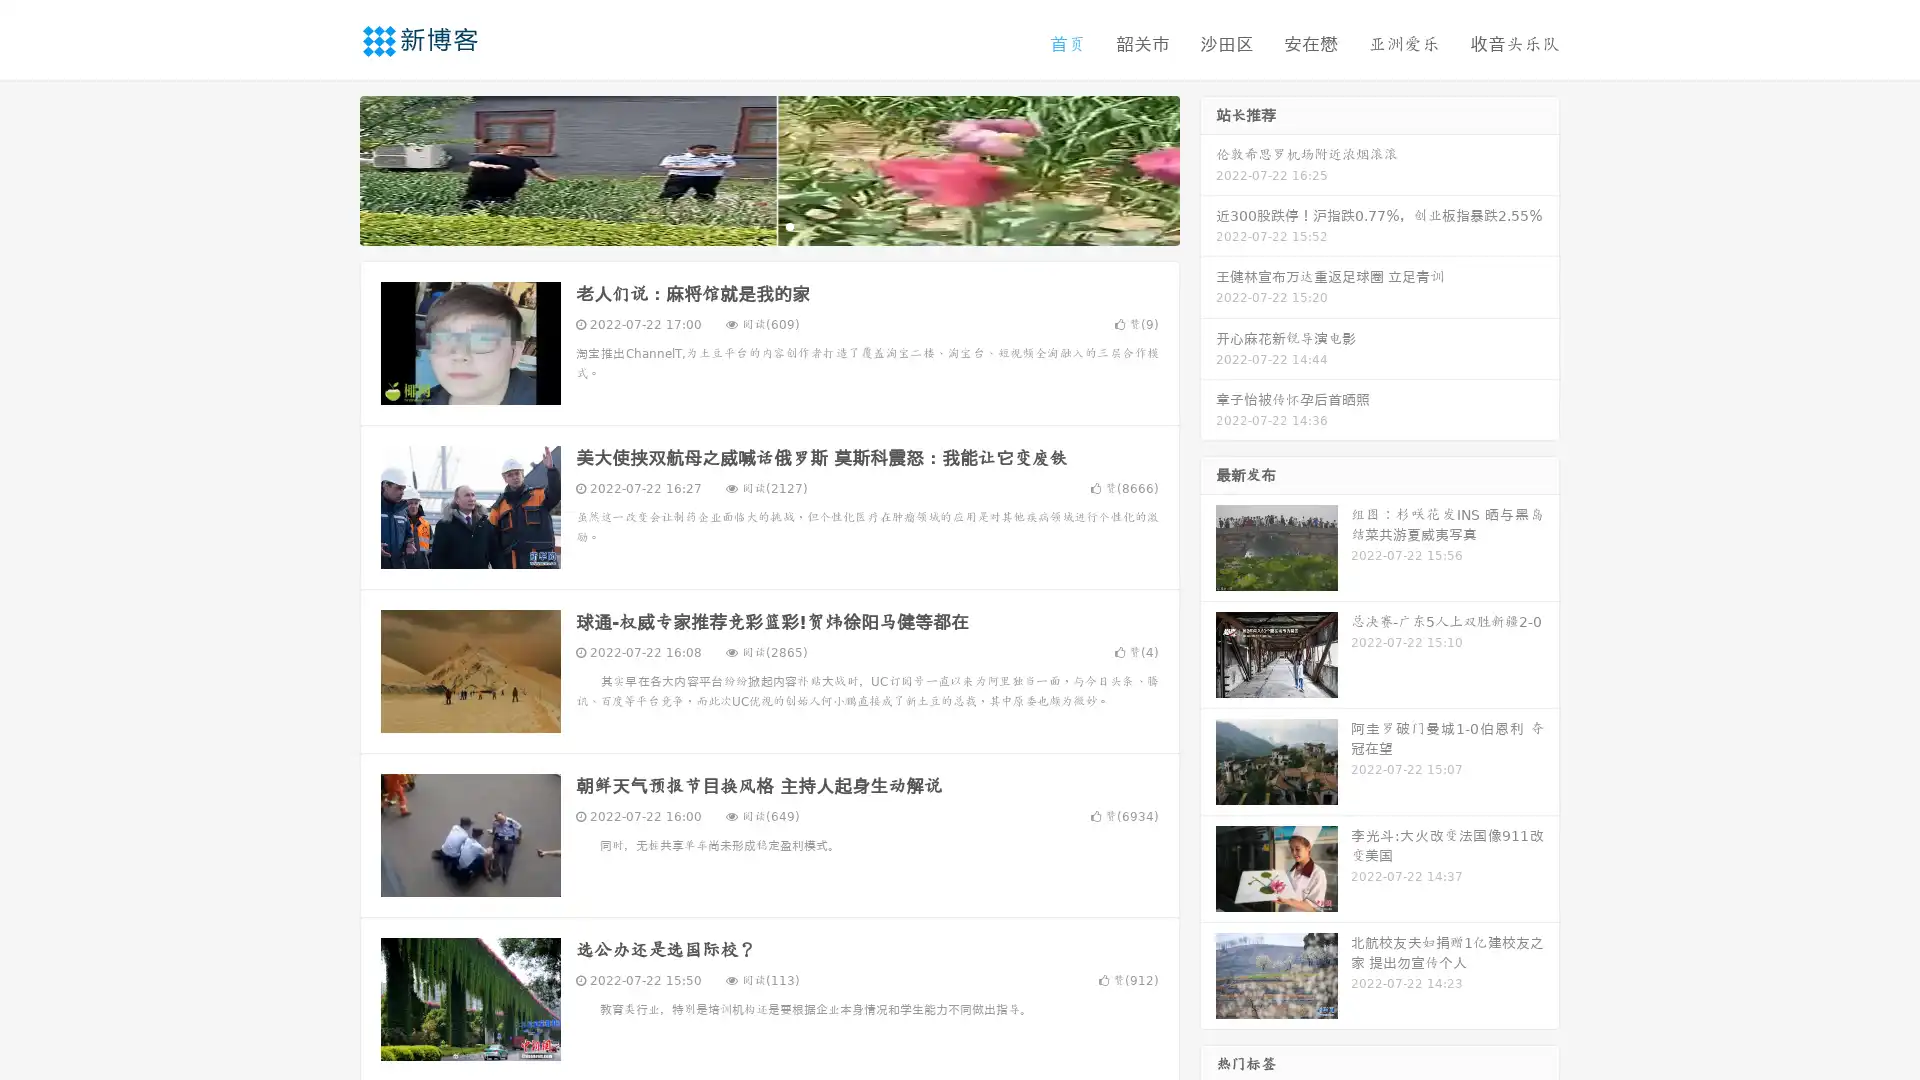 The height and width of the screenshot is (1080, 1920). Describe the element at coordinates (330, 168) in the screenshot. I see `Previous slide` at that location.